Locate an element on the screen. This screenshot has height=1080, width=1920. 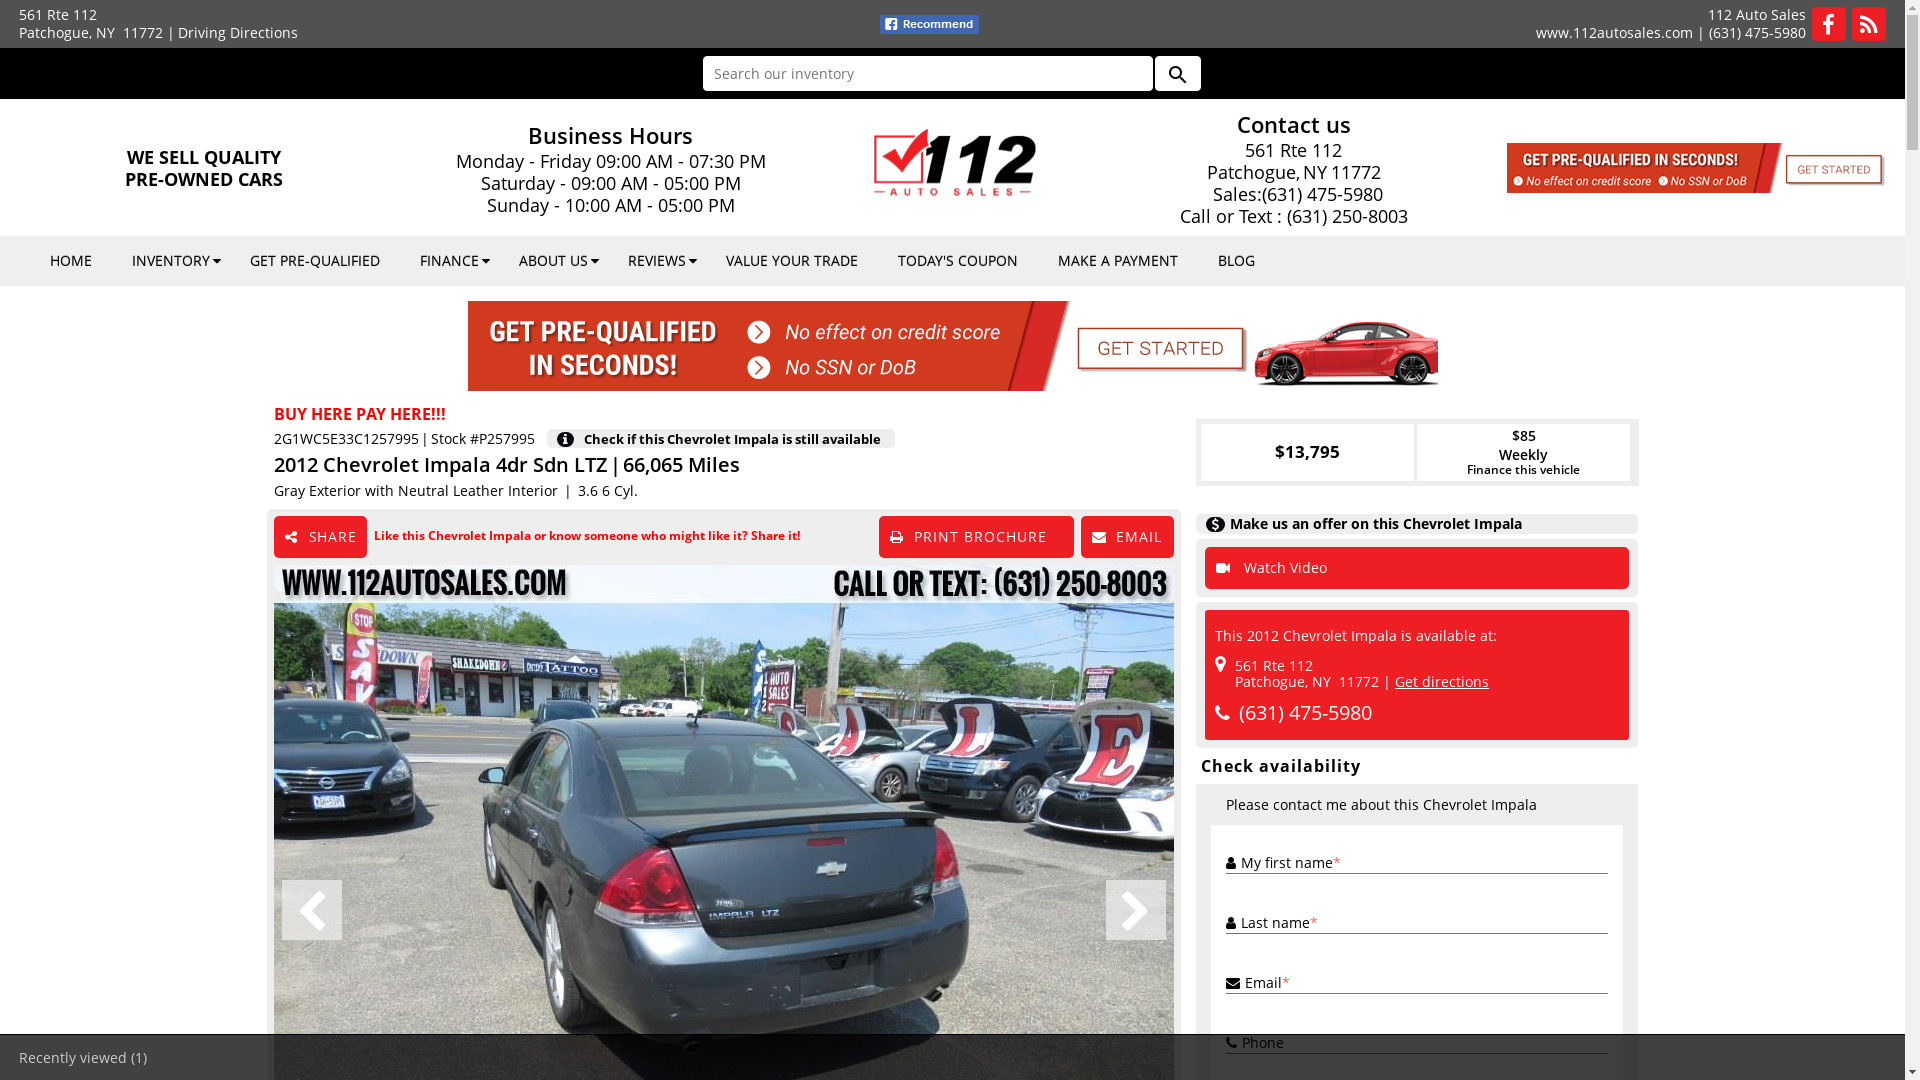
'INVENTORY' is located at coordinates (171, 260).